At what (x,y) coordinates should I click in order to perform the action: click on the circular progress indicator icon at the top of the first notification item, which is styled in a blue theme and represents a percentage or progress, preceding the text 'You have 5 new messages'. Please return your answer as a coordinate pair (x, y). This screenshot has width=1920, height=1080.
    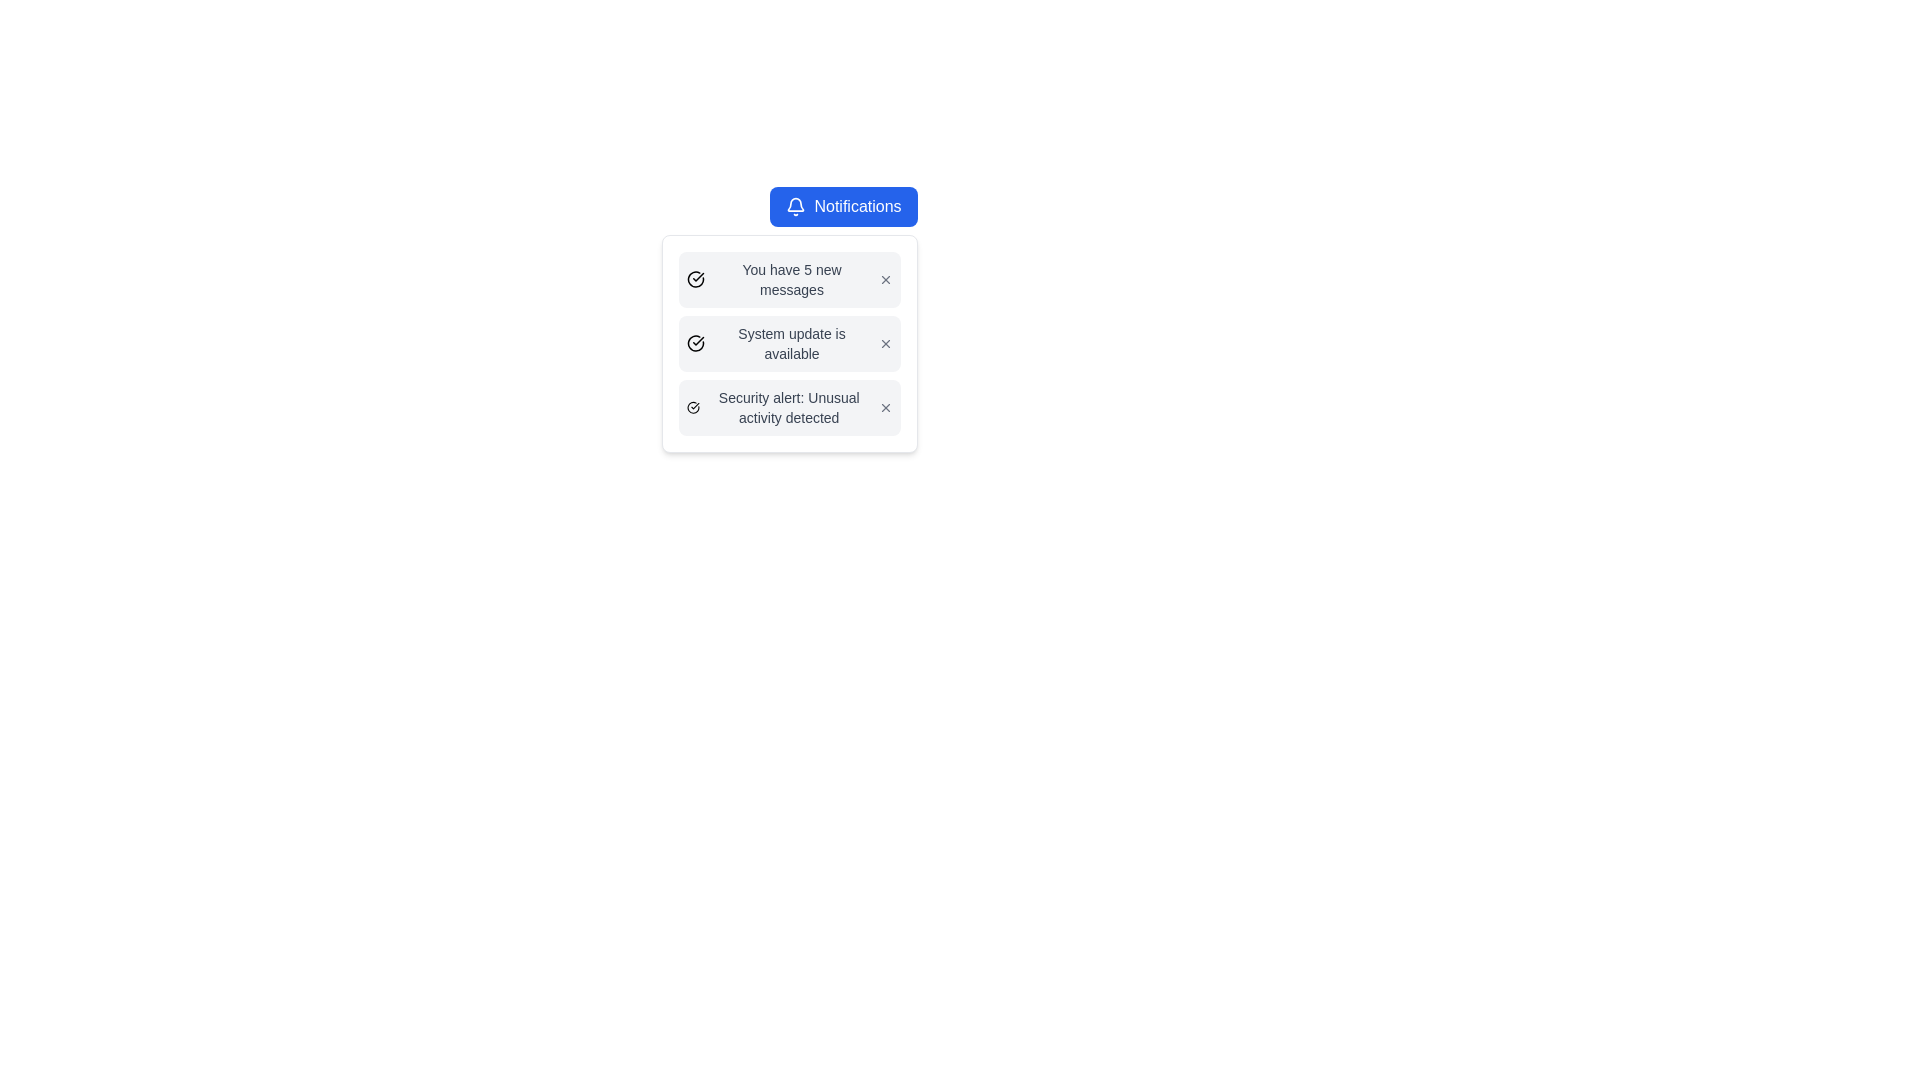
    Looking at the image, I should click on (696, 278).